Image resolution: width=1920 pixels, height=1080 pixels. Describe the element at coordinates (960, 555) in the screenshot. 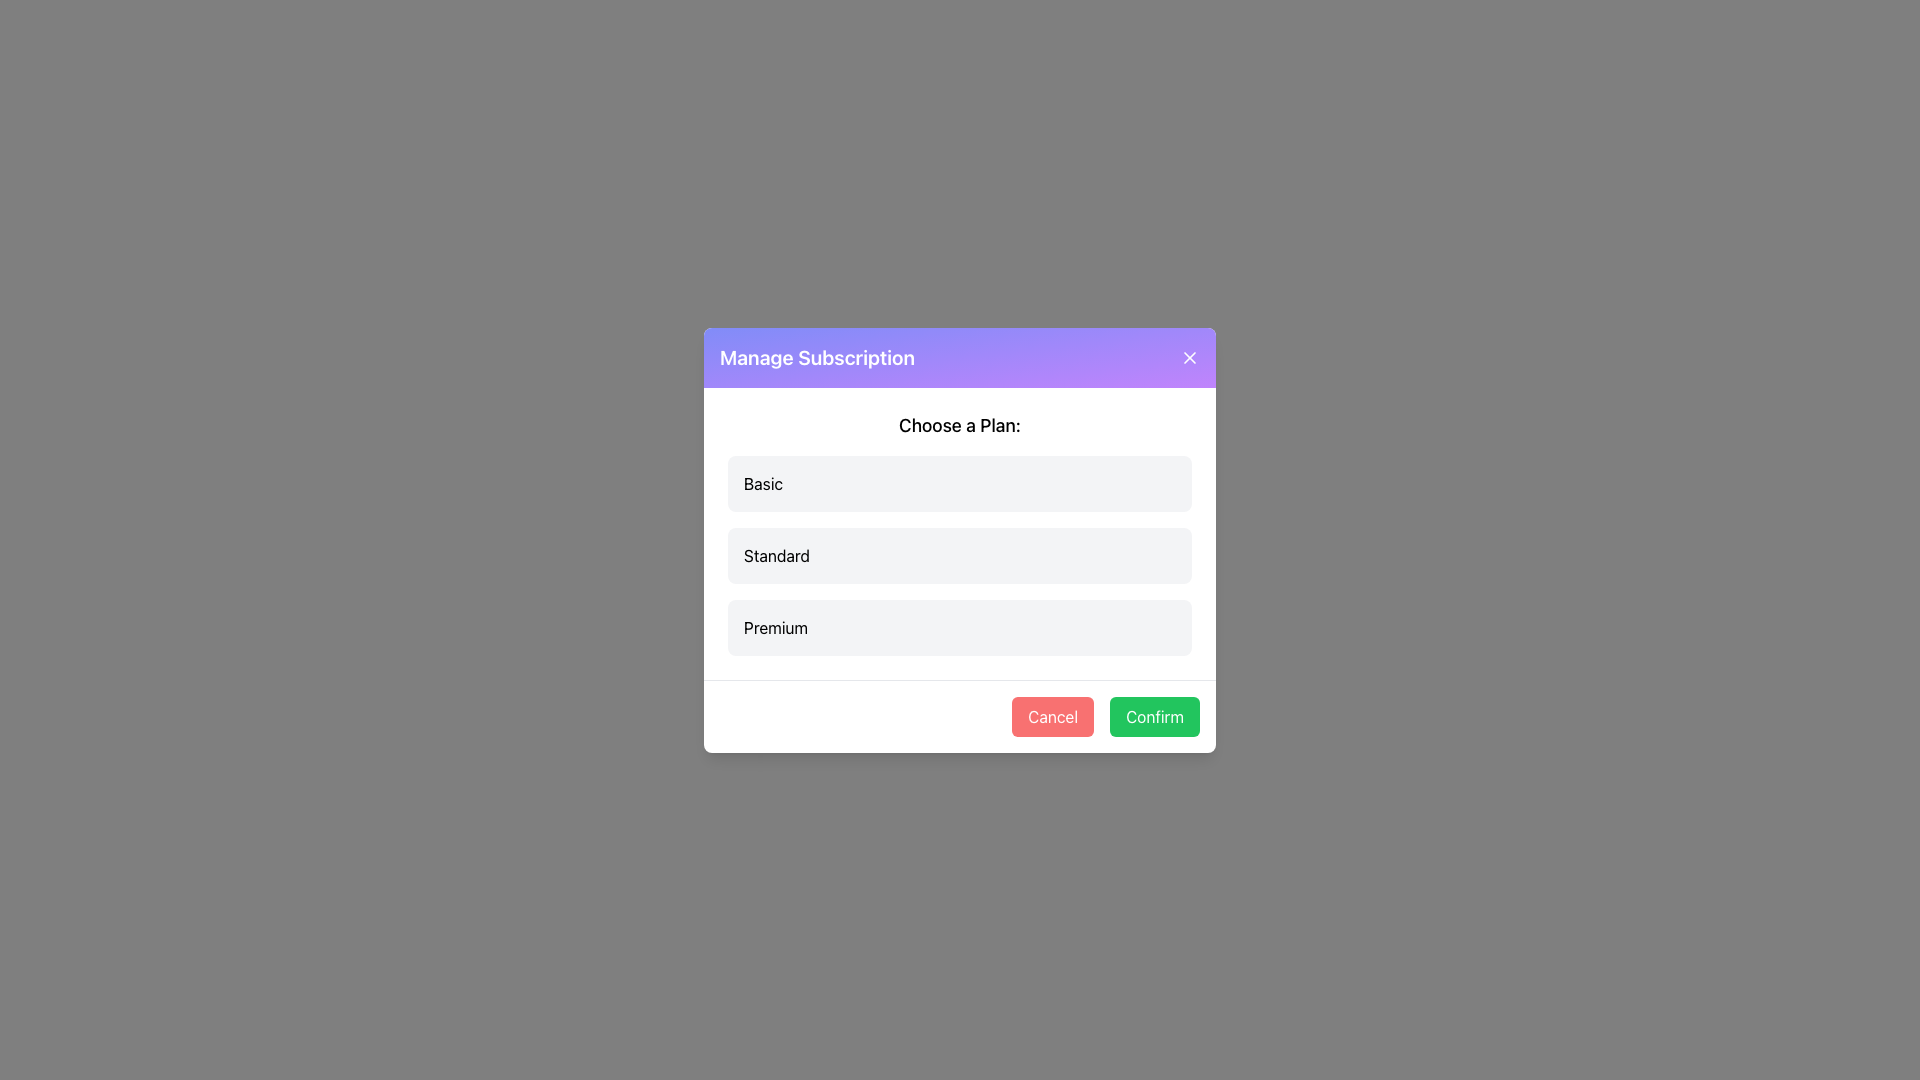

I see `the 'Standard' button, which is the second selectable option in the middle of the selection panel under 'Choose a Plan:'` at that location.